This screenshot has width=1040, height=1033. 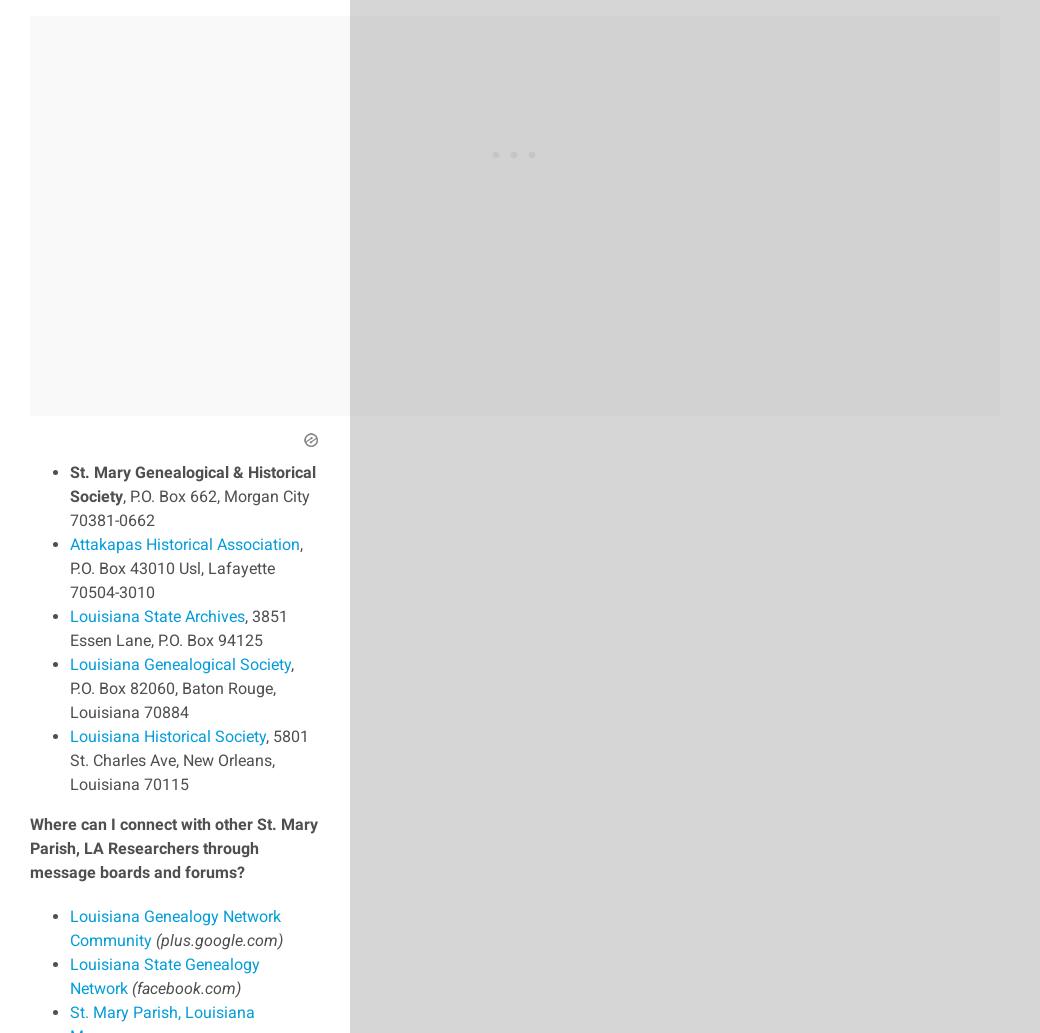 I want to click on 'Attakapas Historical Association', so click(x=185, y=542).